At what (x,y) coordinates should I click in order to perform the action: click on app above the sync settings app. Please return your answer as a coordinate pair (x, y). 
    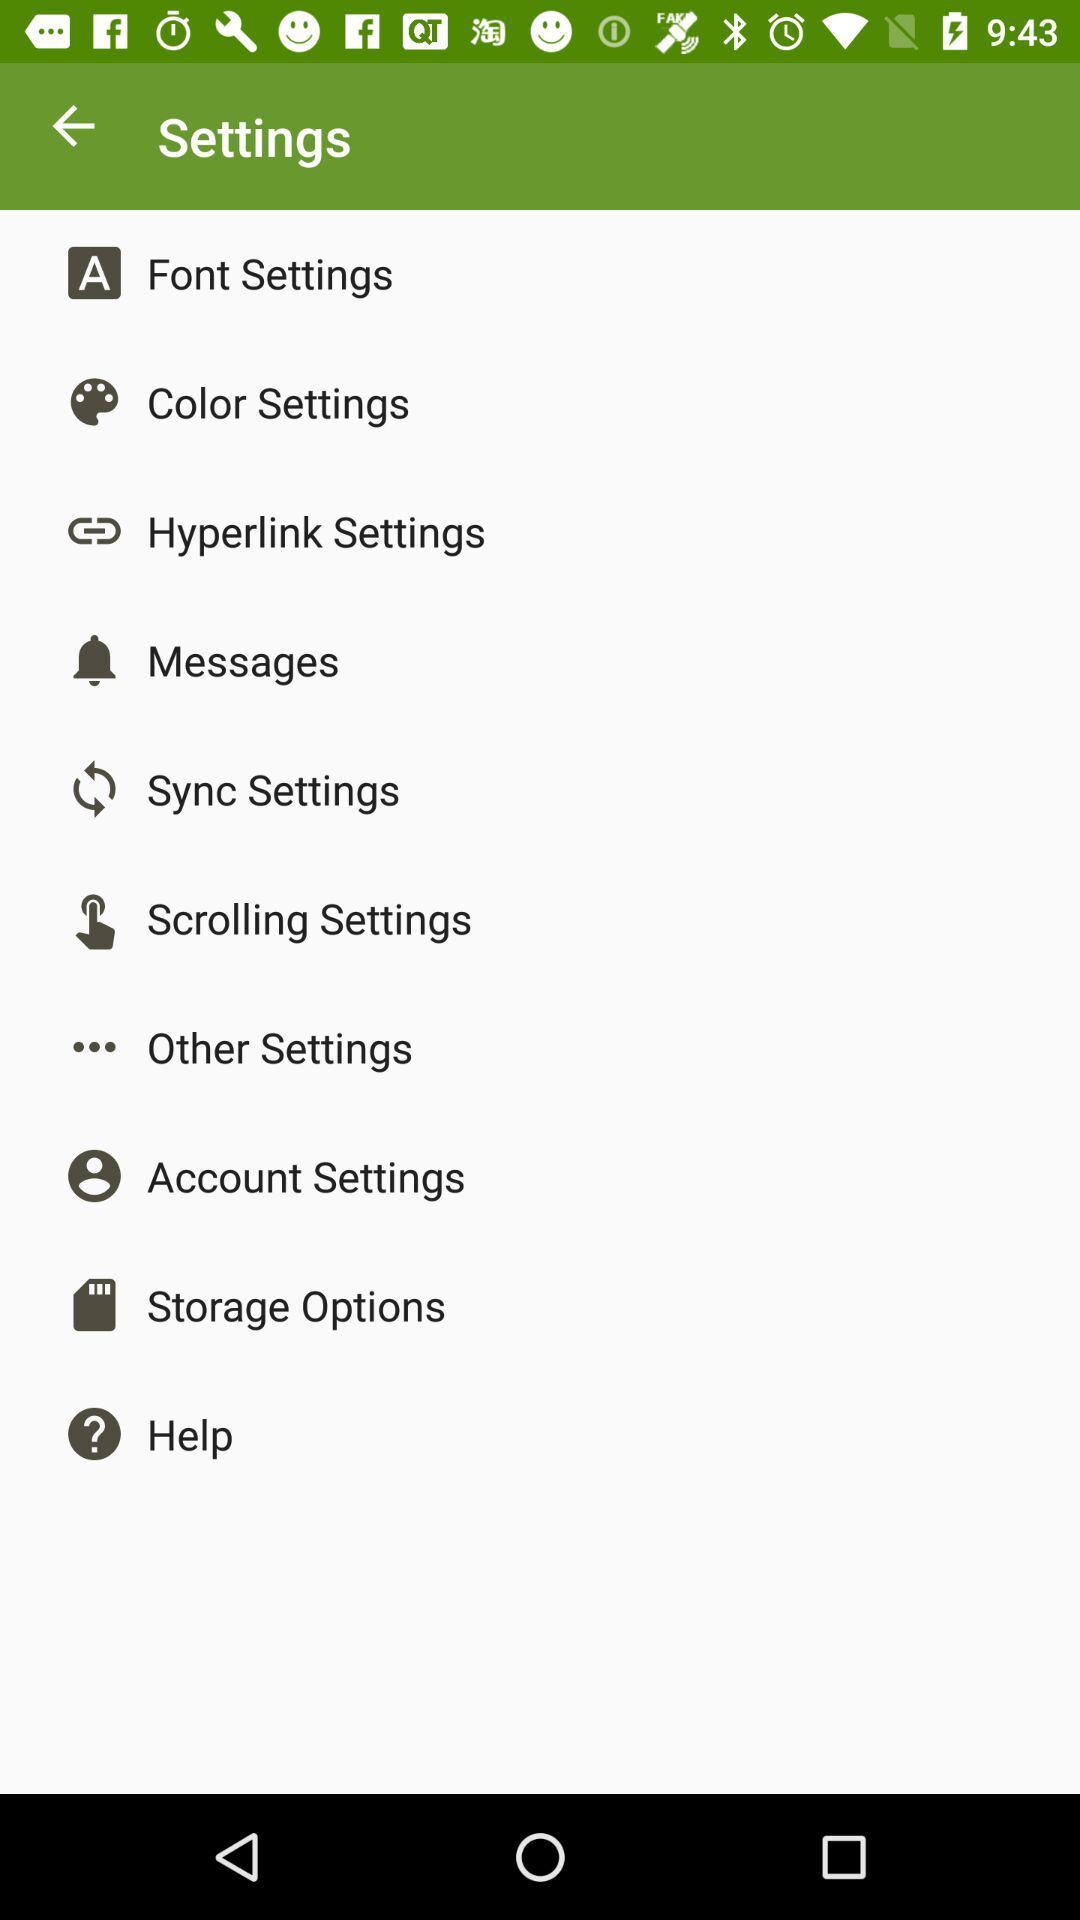
    Looking at the image, I should click on (242, 660).